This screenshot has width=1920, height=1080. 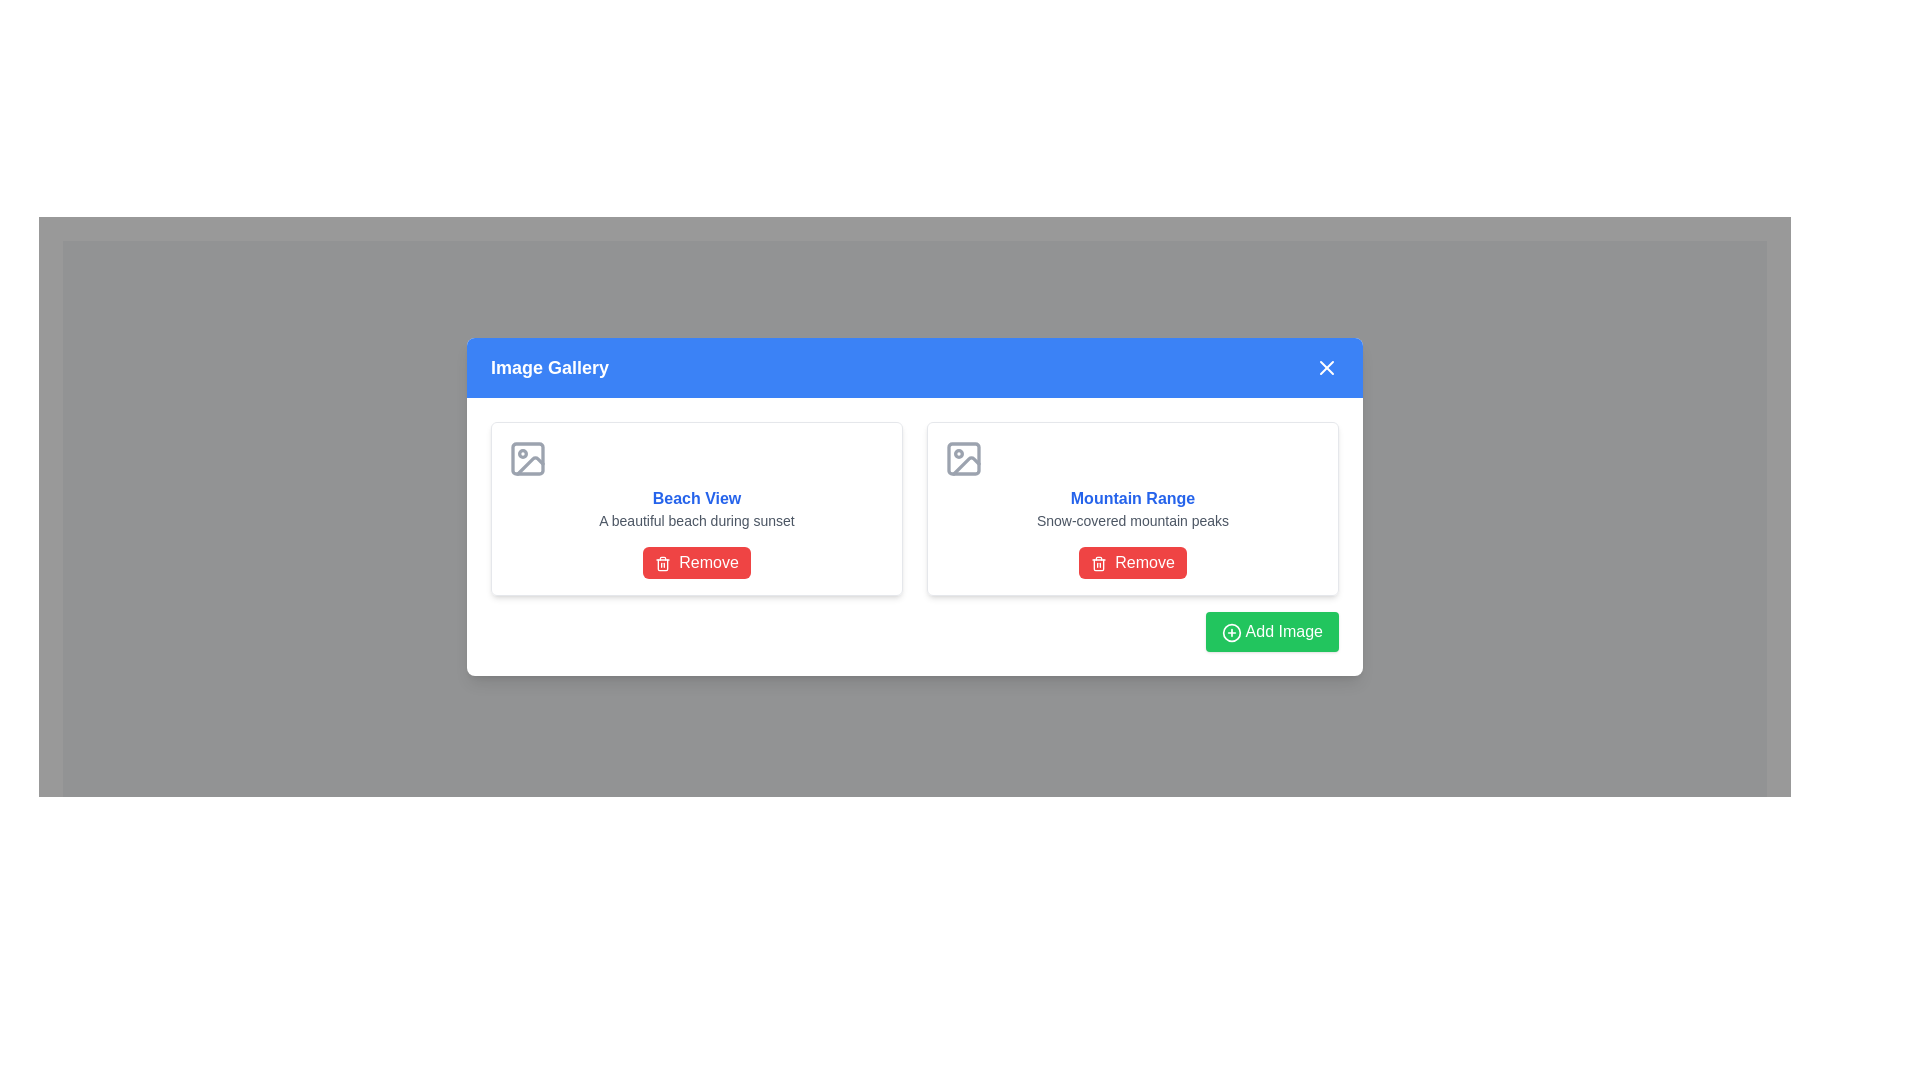 I want to click on the 'Remove' icon located on the left side of the 'Remove' button in the lower section of the card, so click(x=663, y=563).